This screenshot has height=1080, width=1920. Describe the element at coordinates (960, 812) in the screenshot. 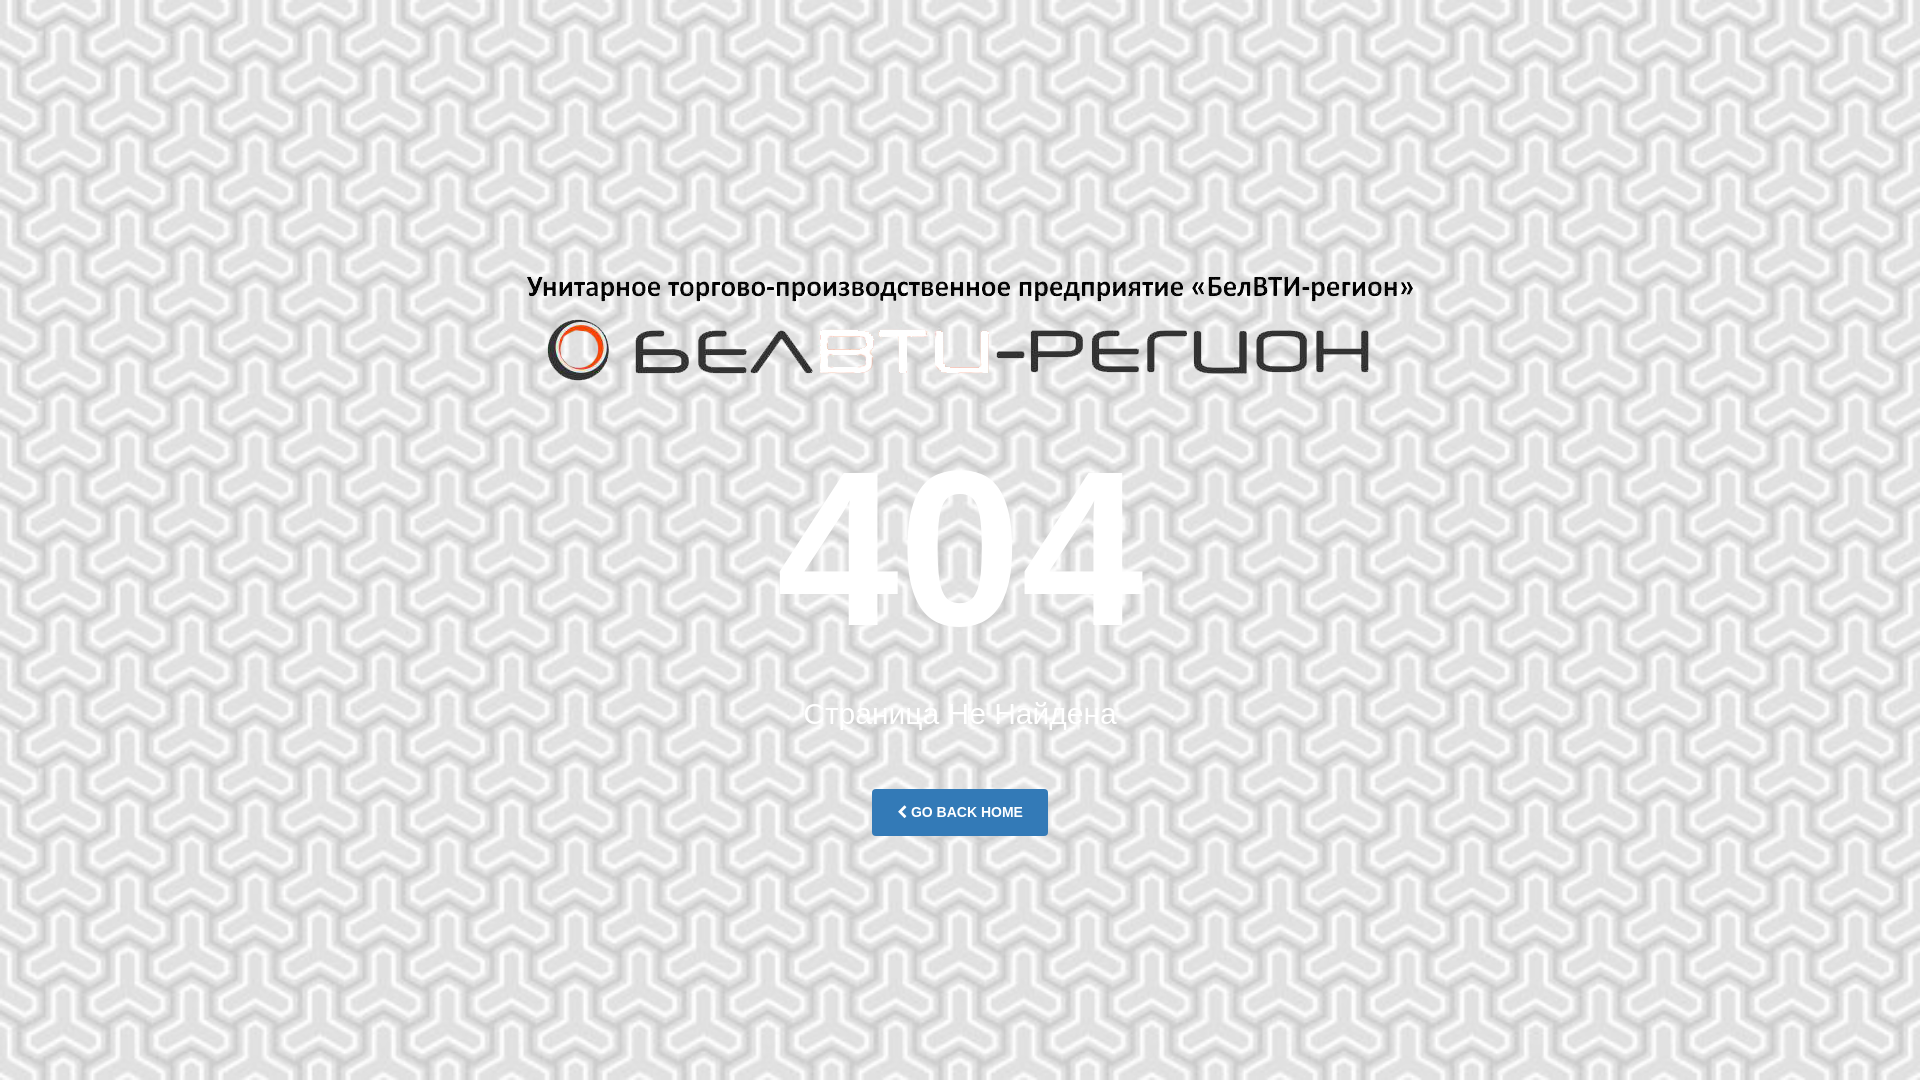

I see `'GO BACK HOME'` at that location.